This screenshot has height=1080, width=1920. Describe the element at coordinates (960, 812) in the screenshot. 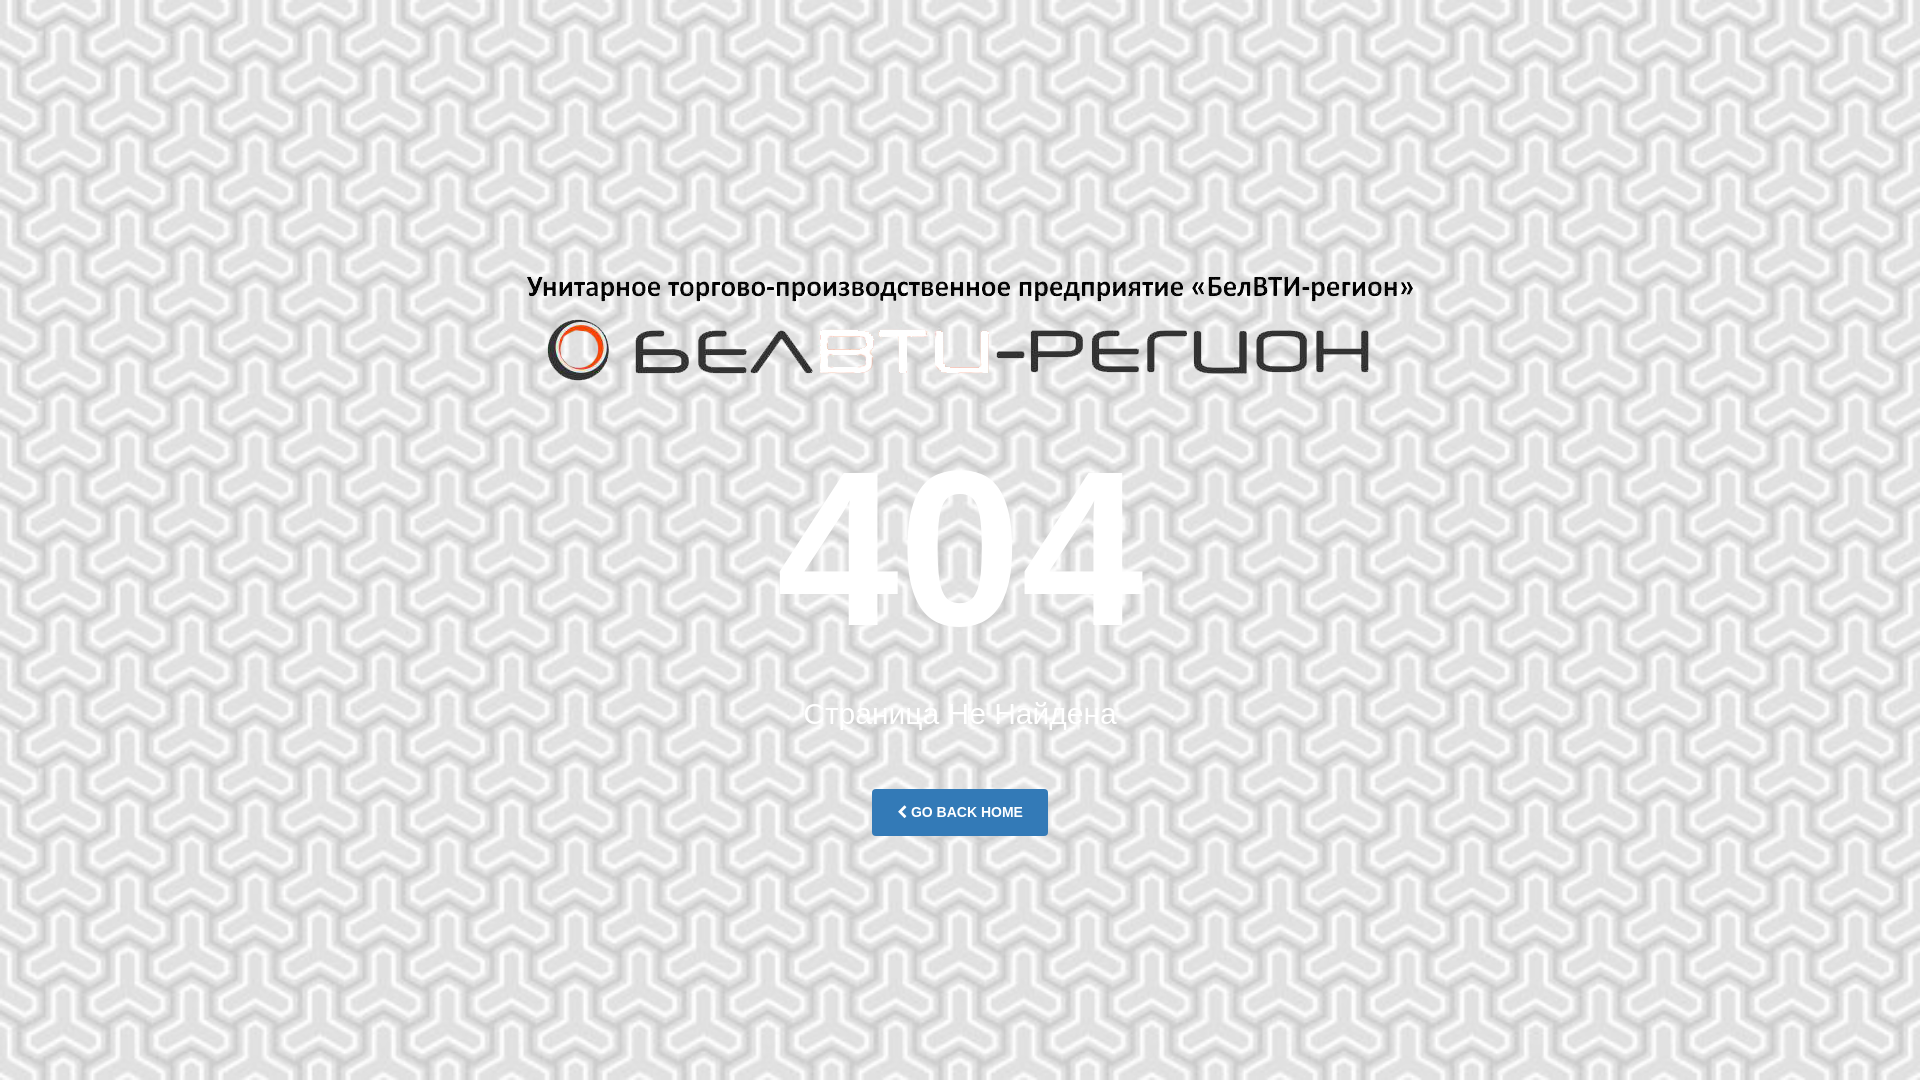

I see `'GO BACK HOME'` at that location.